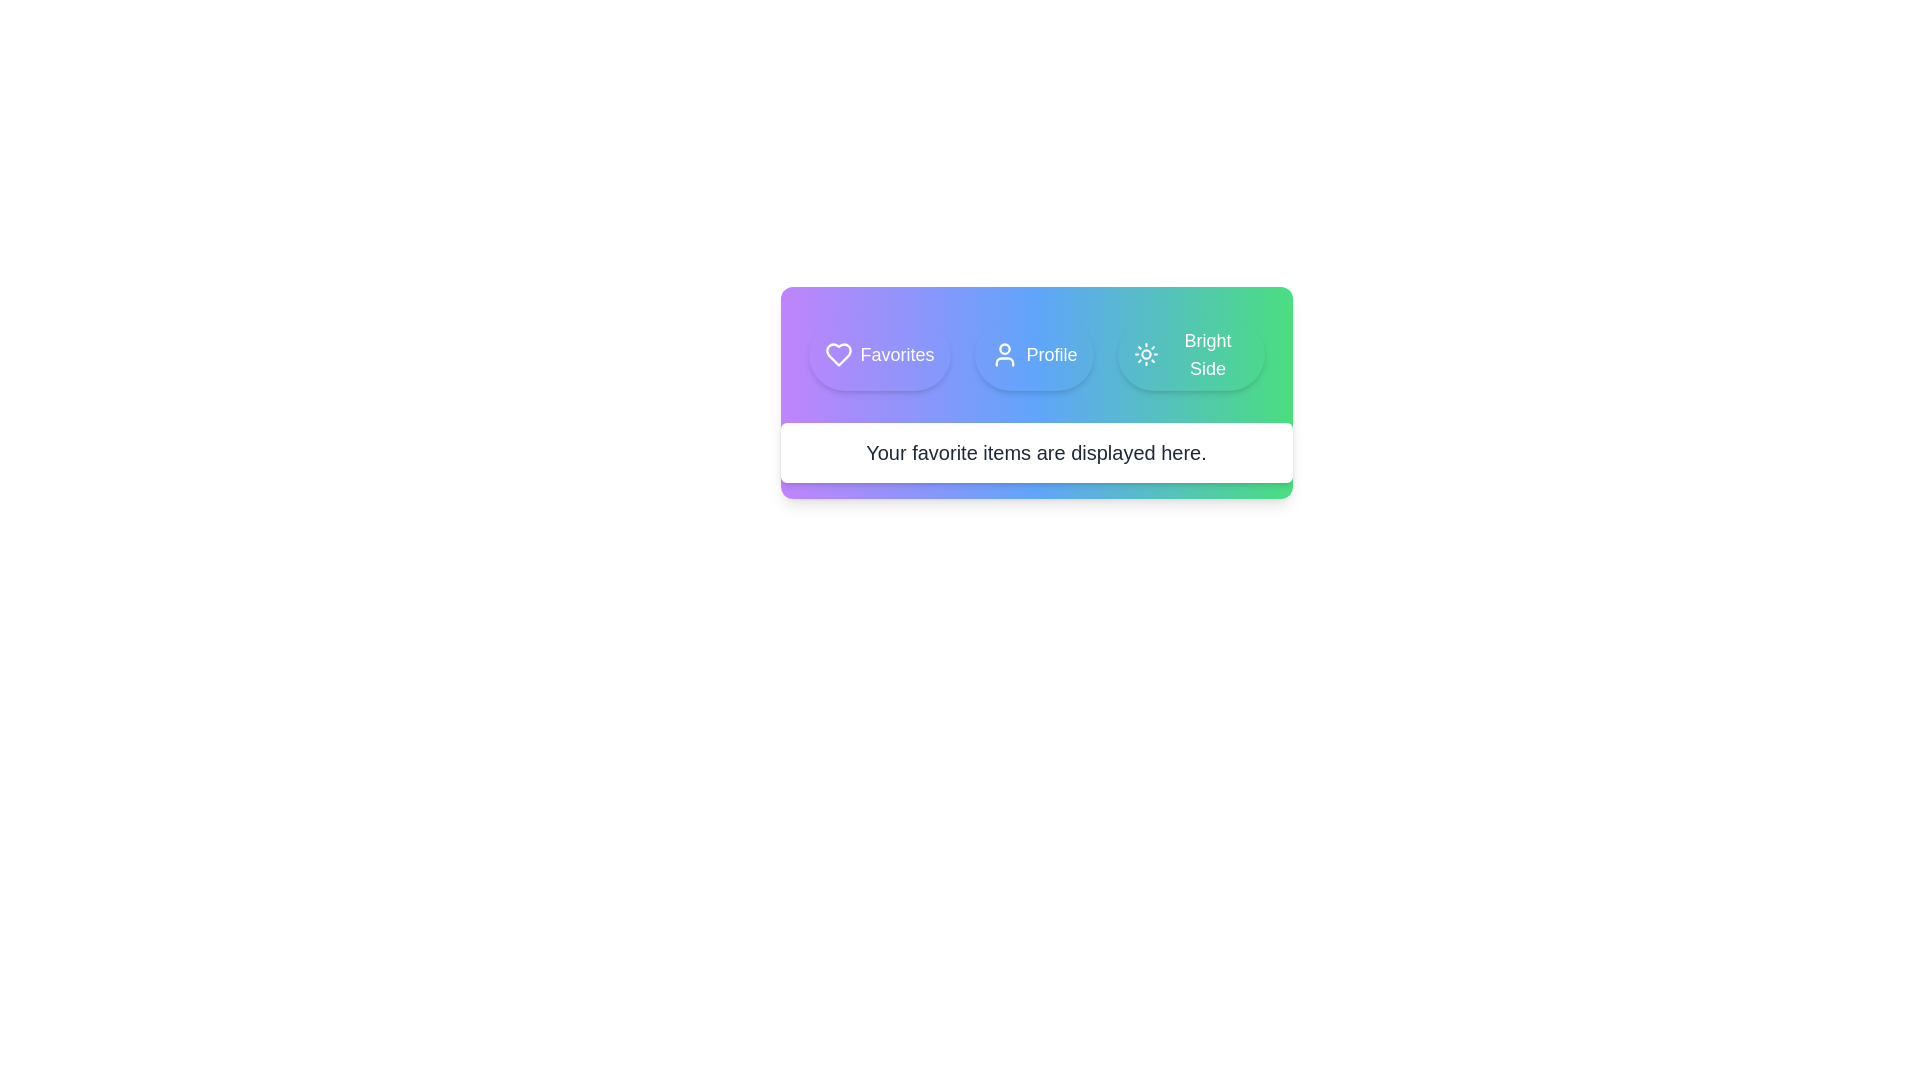 The image size is (1920, 1080). Describe the element at coordinates (1034, 353) in the screenshot. I see `the Profile tab to view its content` at that location.